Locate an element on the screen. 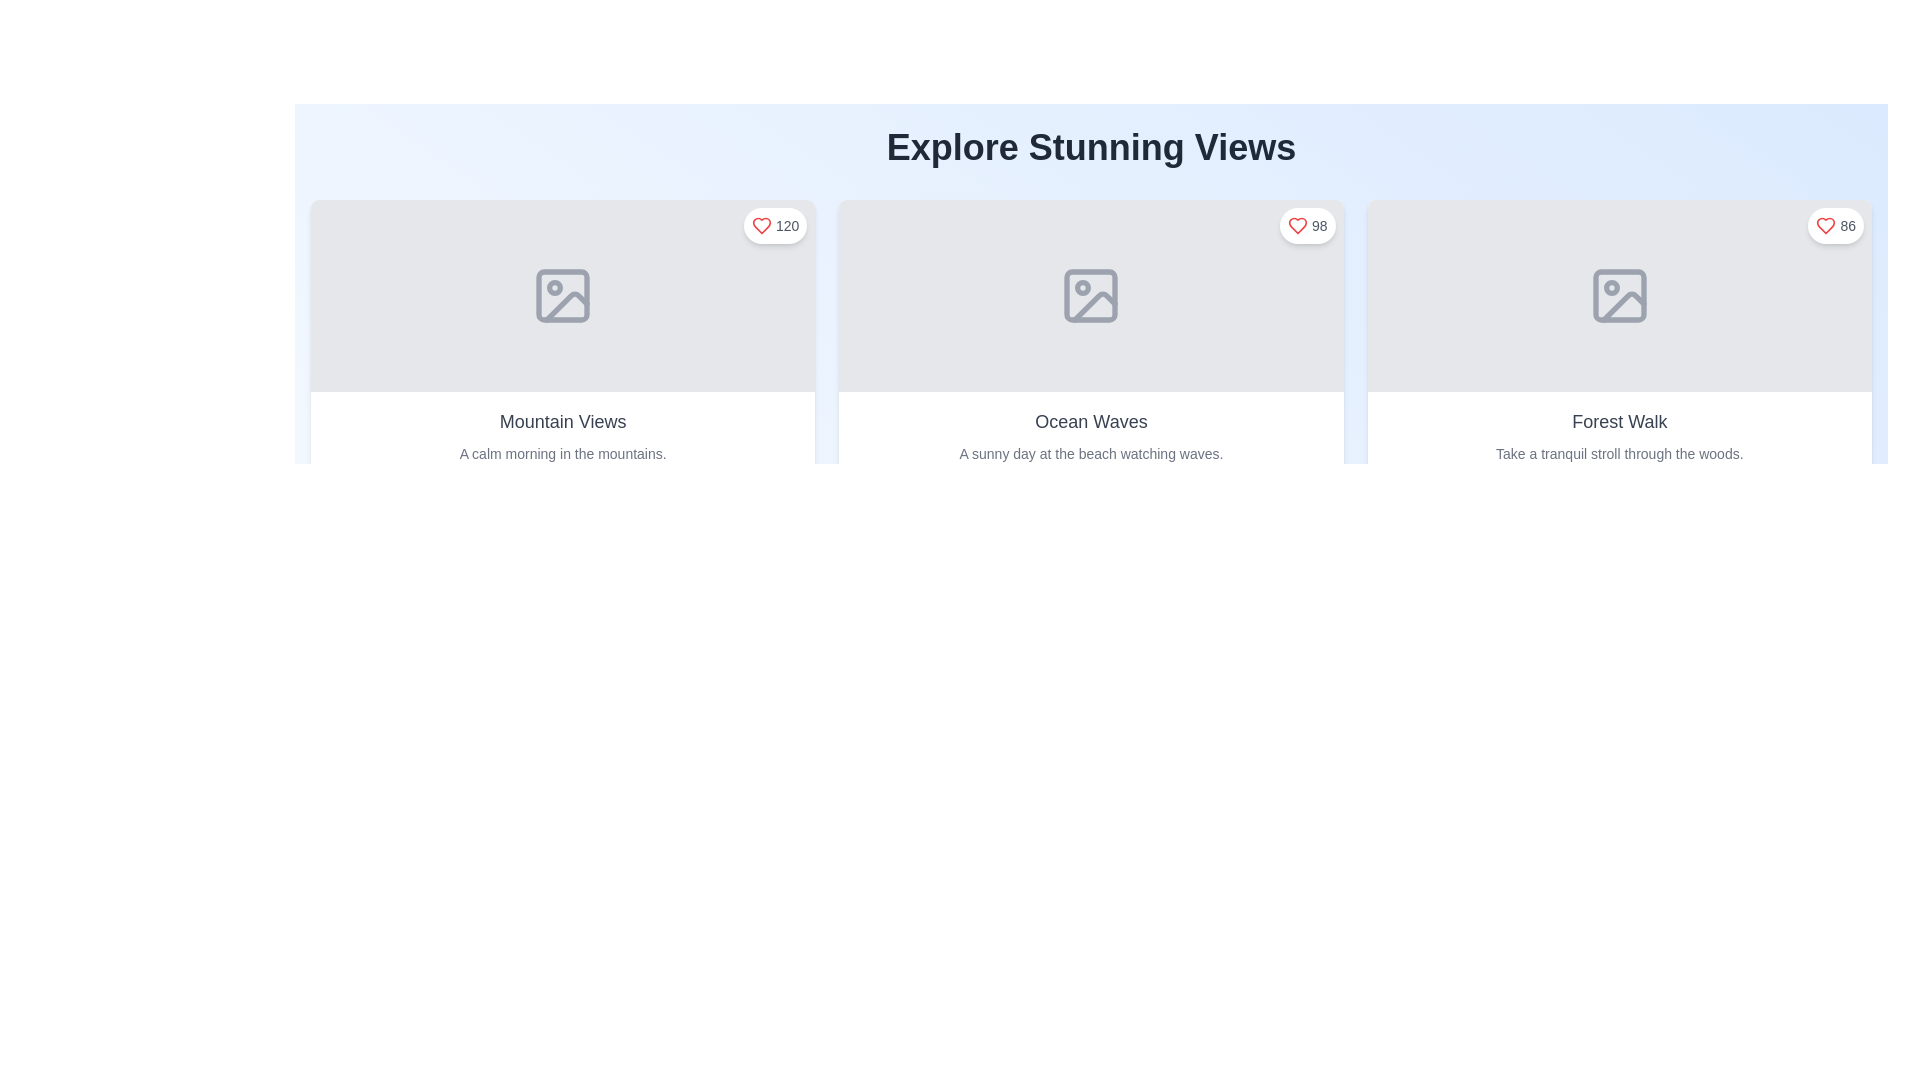 The image size is (1920, 1080). the small circular graphical element located at the center of the image icon in the 'Forest Walk' card, which is the rightmost box among three horizontally aligned cards is located at coordinates (1611, 288).